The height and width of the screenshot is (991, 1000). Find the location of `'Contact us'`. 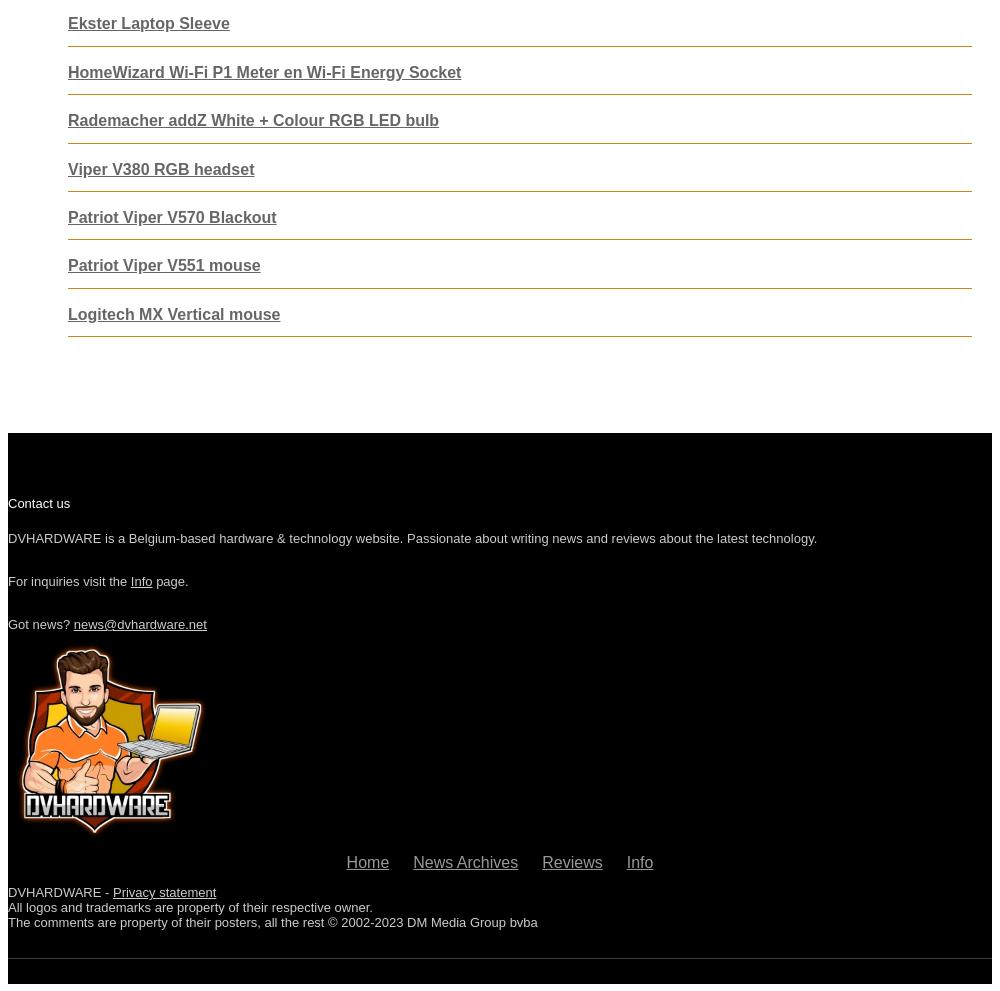

'Contact us' is located at coordinates (39, 503).